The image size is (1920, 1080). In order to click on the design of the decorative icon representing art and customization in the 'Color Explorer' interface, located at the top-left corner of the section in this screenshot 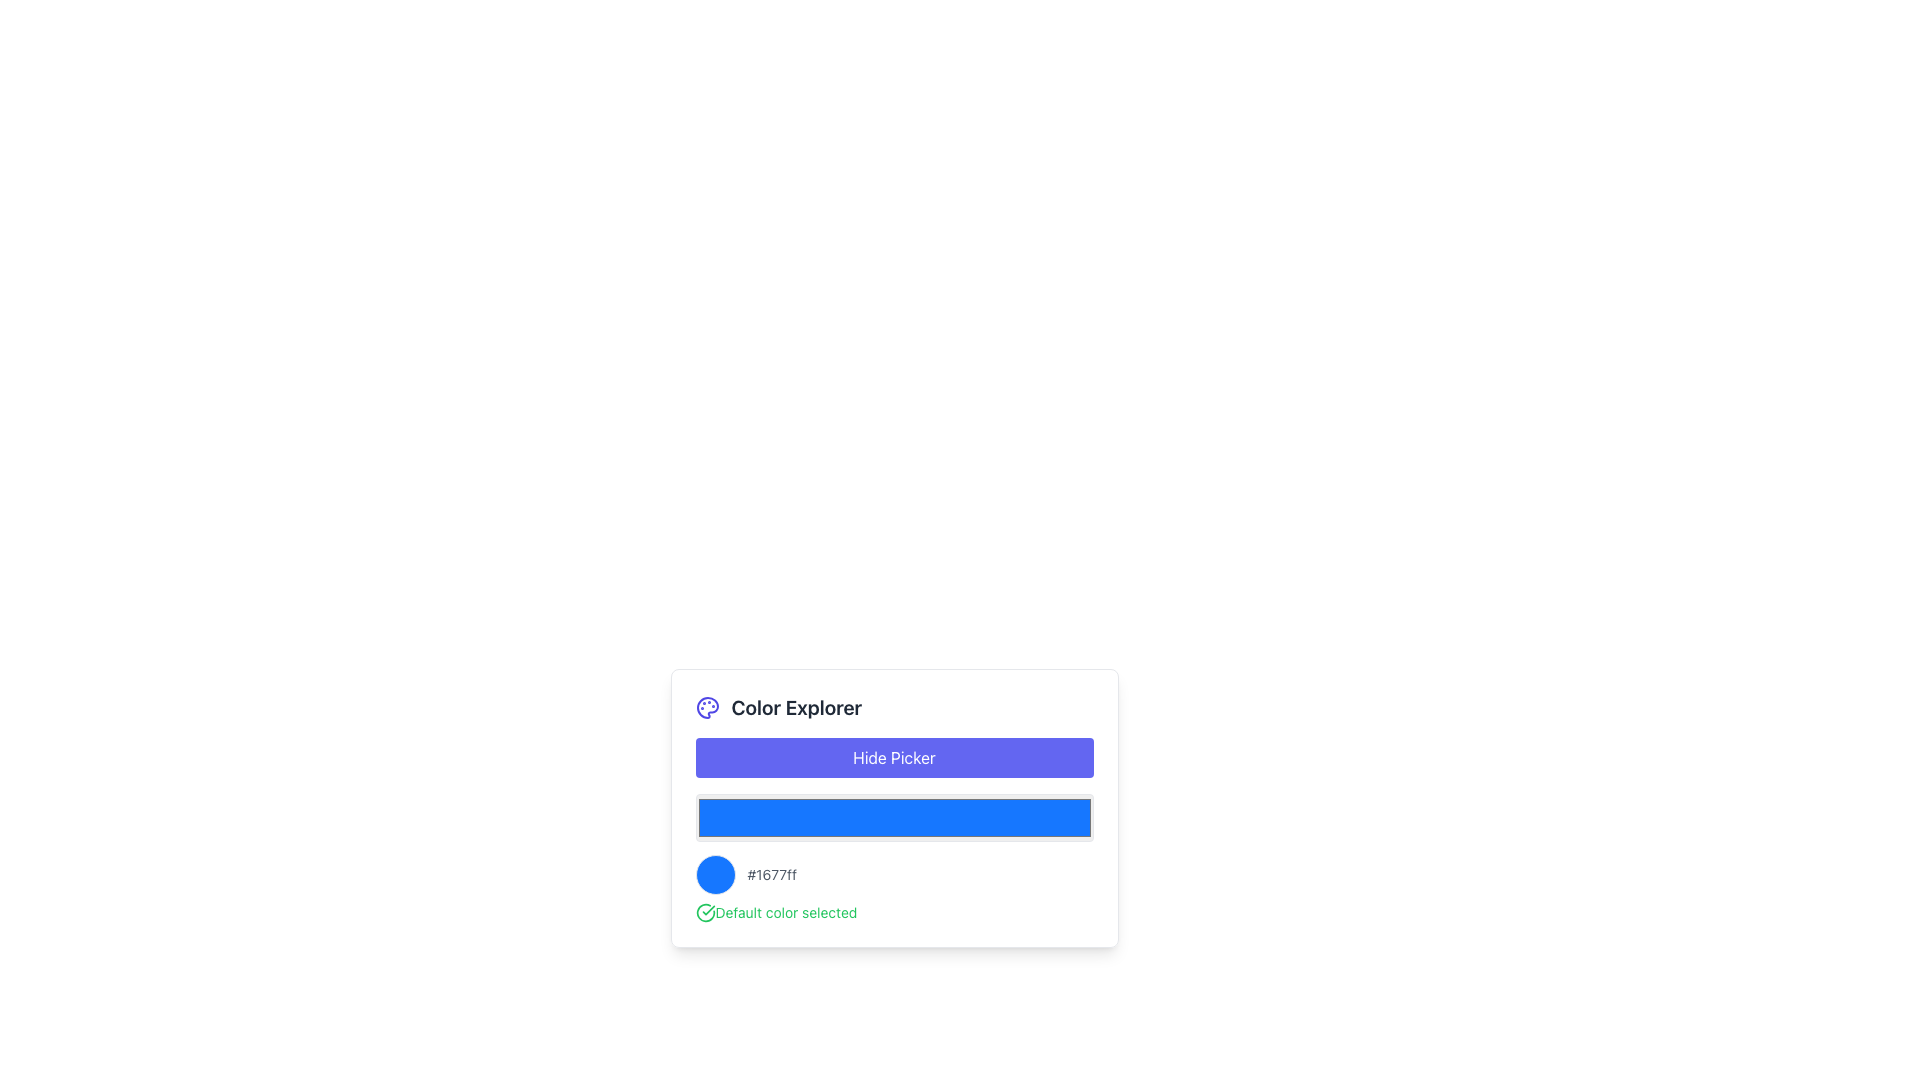, I will do `click(707, 707)`.